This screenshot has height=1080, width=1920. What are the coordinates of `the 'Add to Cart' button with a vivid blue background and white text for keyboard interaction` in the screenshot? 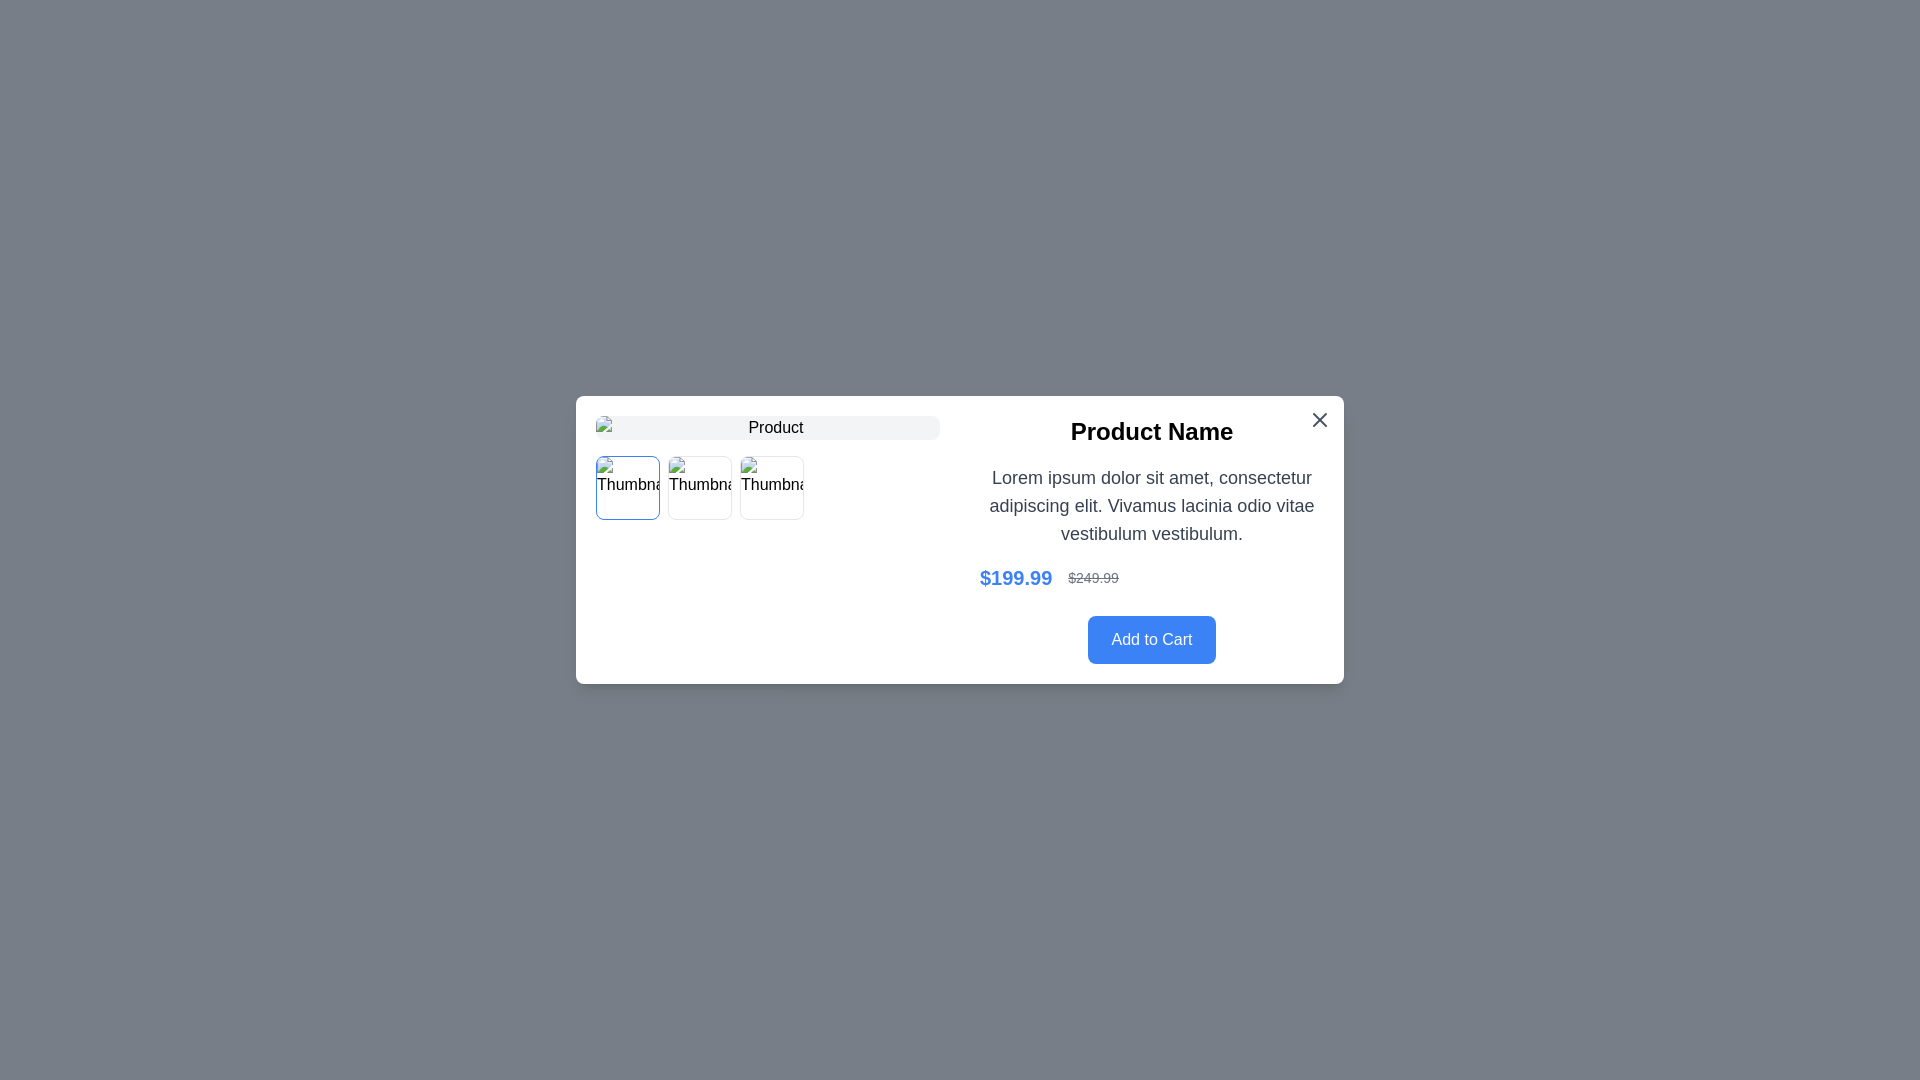 It's located at (1152, 640).